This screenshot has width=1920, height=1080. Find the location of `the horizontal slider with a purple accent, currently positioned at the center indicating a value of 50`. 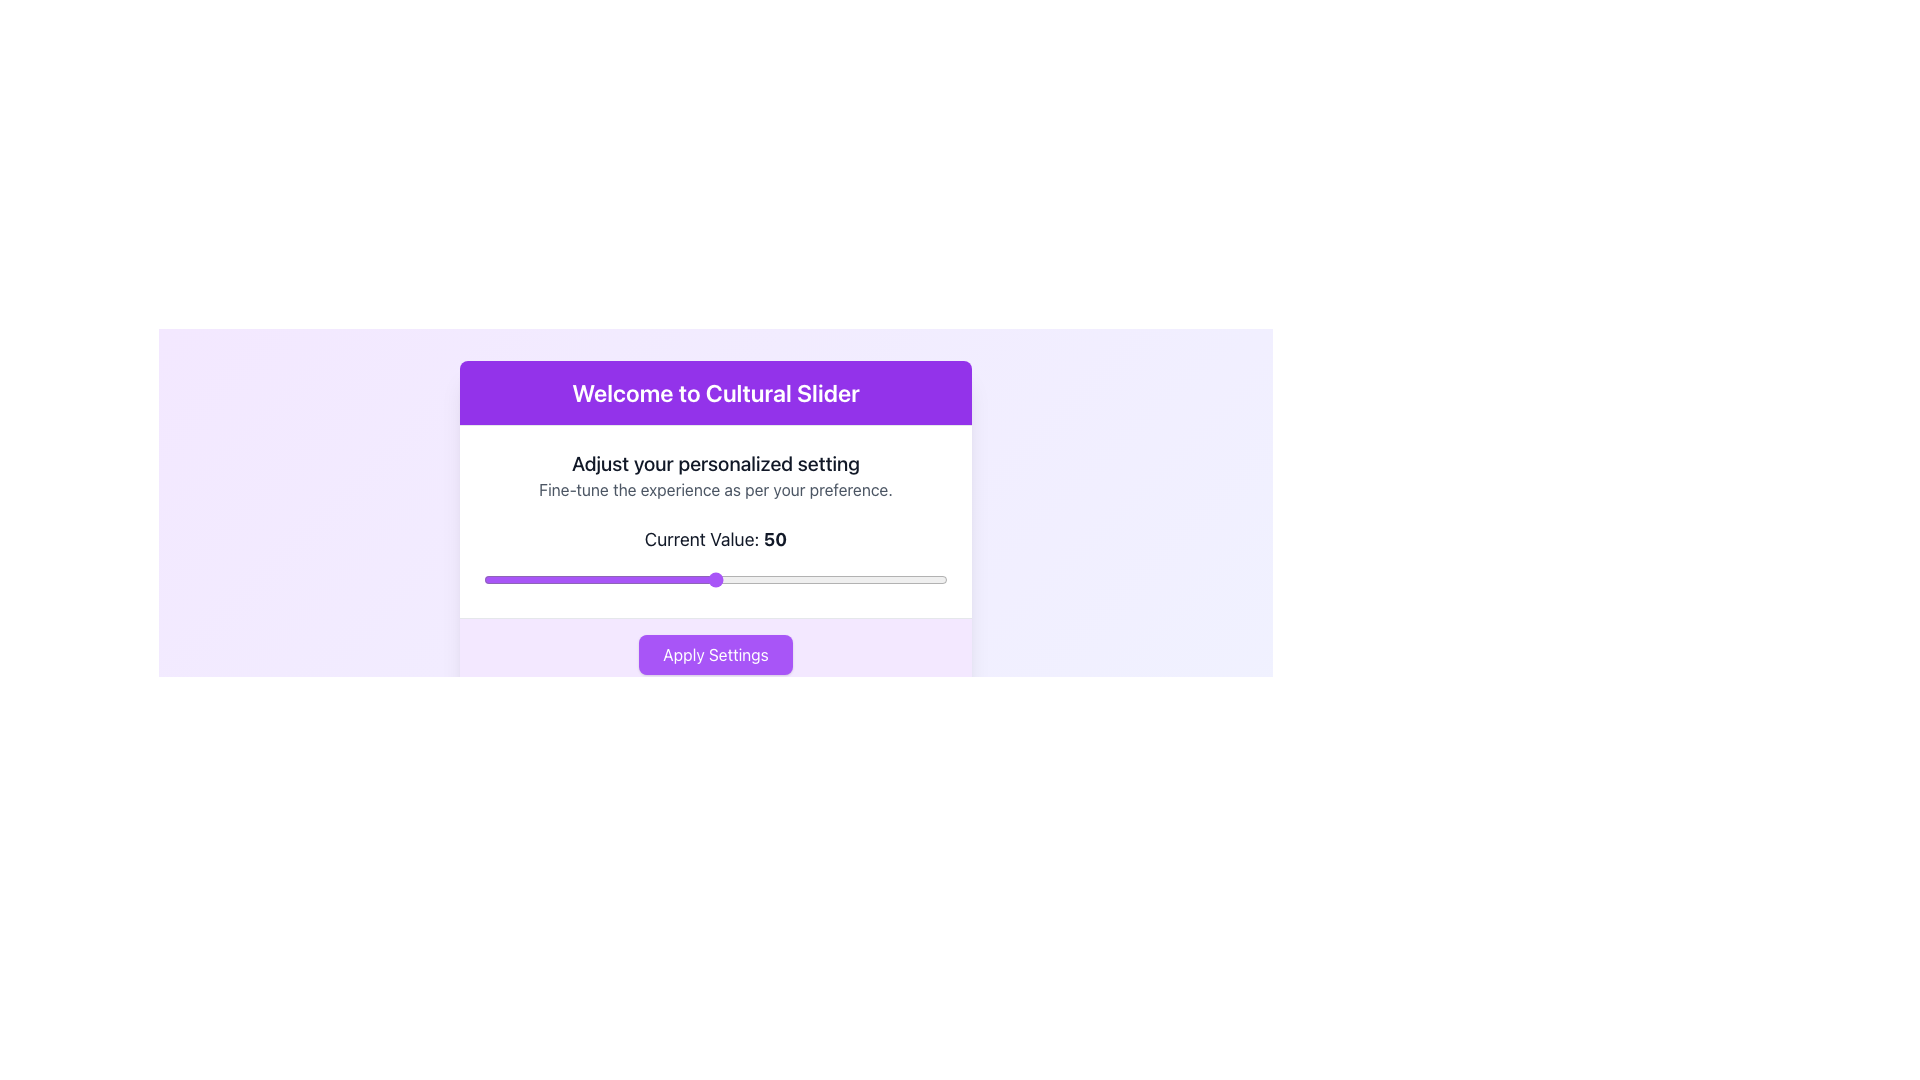

the horizontal slider with a purple accent, currently positioned at the center indicating a value of 50 is located at coordinates (715, 579).